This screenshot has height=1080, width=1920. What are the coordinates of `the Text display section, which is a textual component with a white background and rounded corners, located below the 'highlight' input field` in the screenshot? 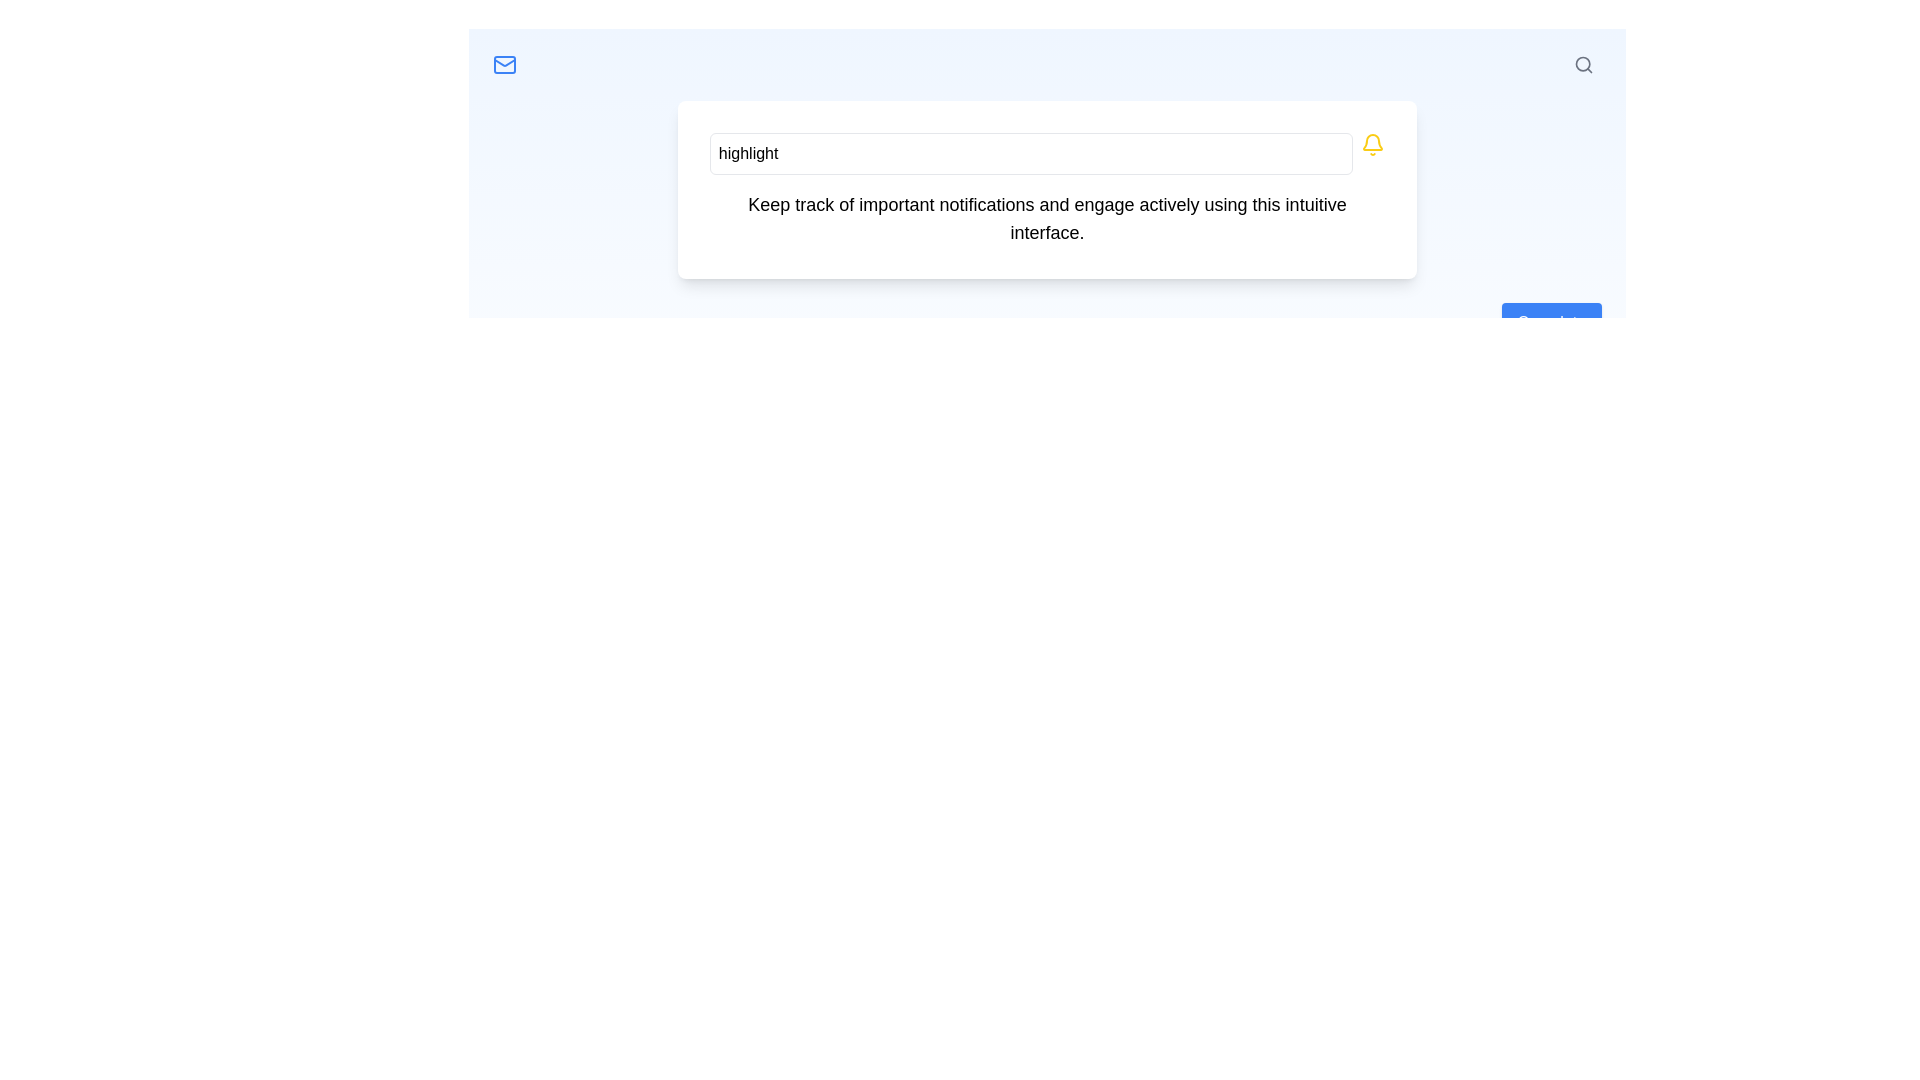 It's located at (1046, 189).